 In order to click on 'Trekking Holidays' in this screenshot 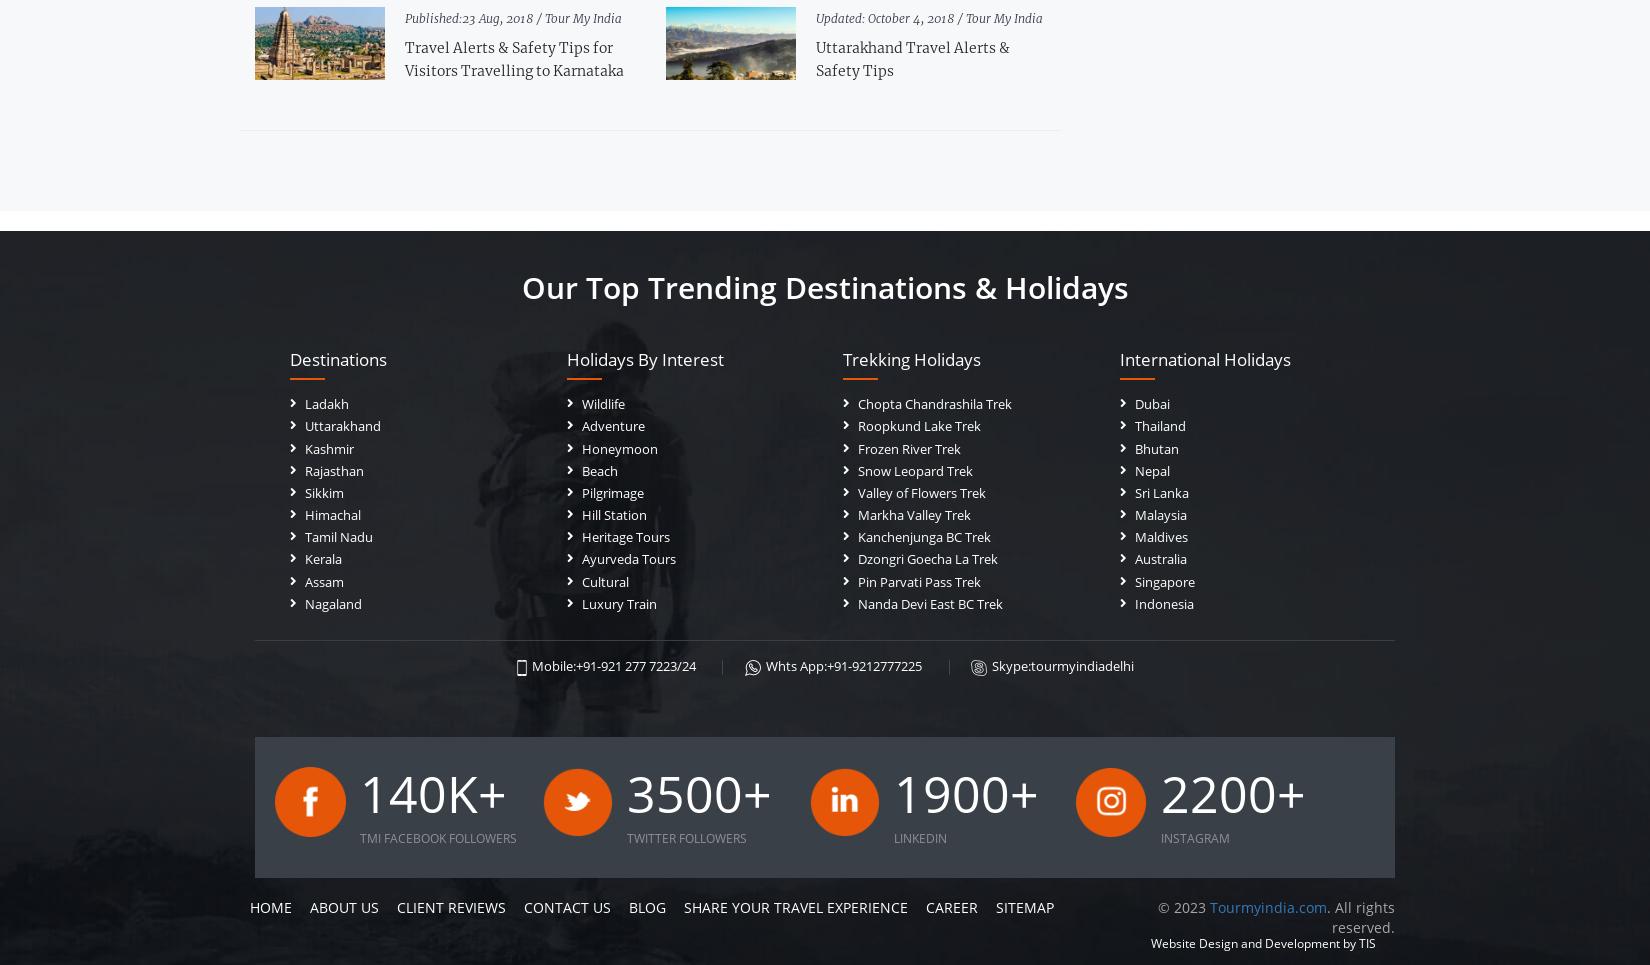, I will do `click(911, 359)`.